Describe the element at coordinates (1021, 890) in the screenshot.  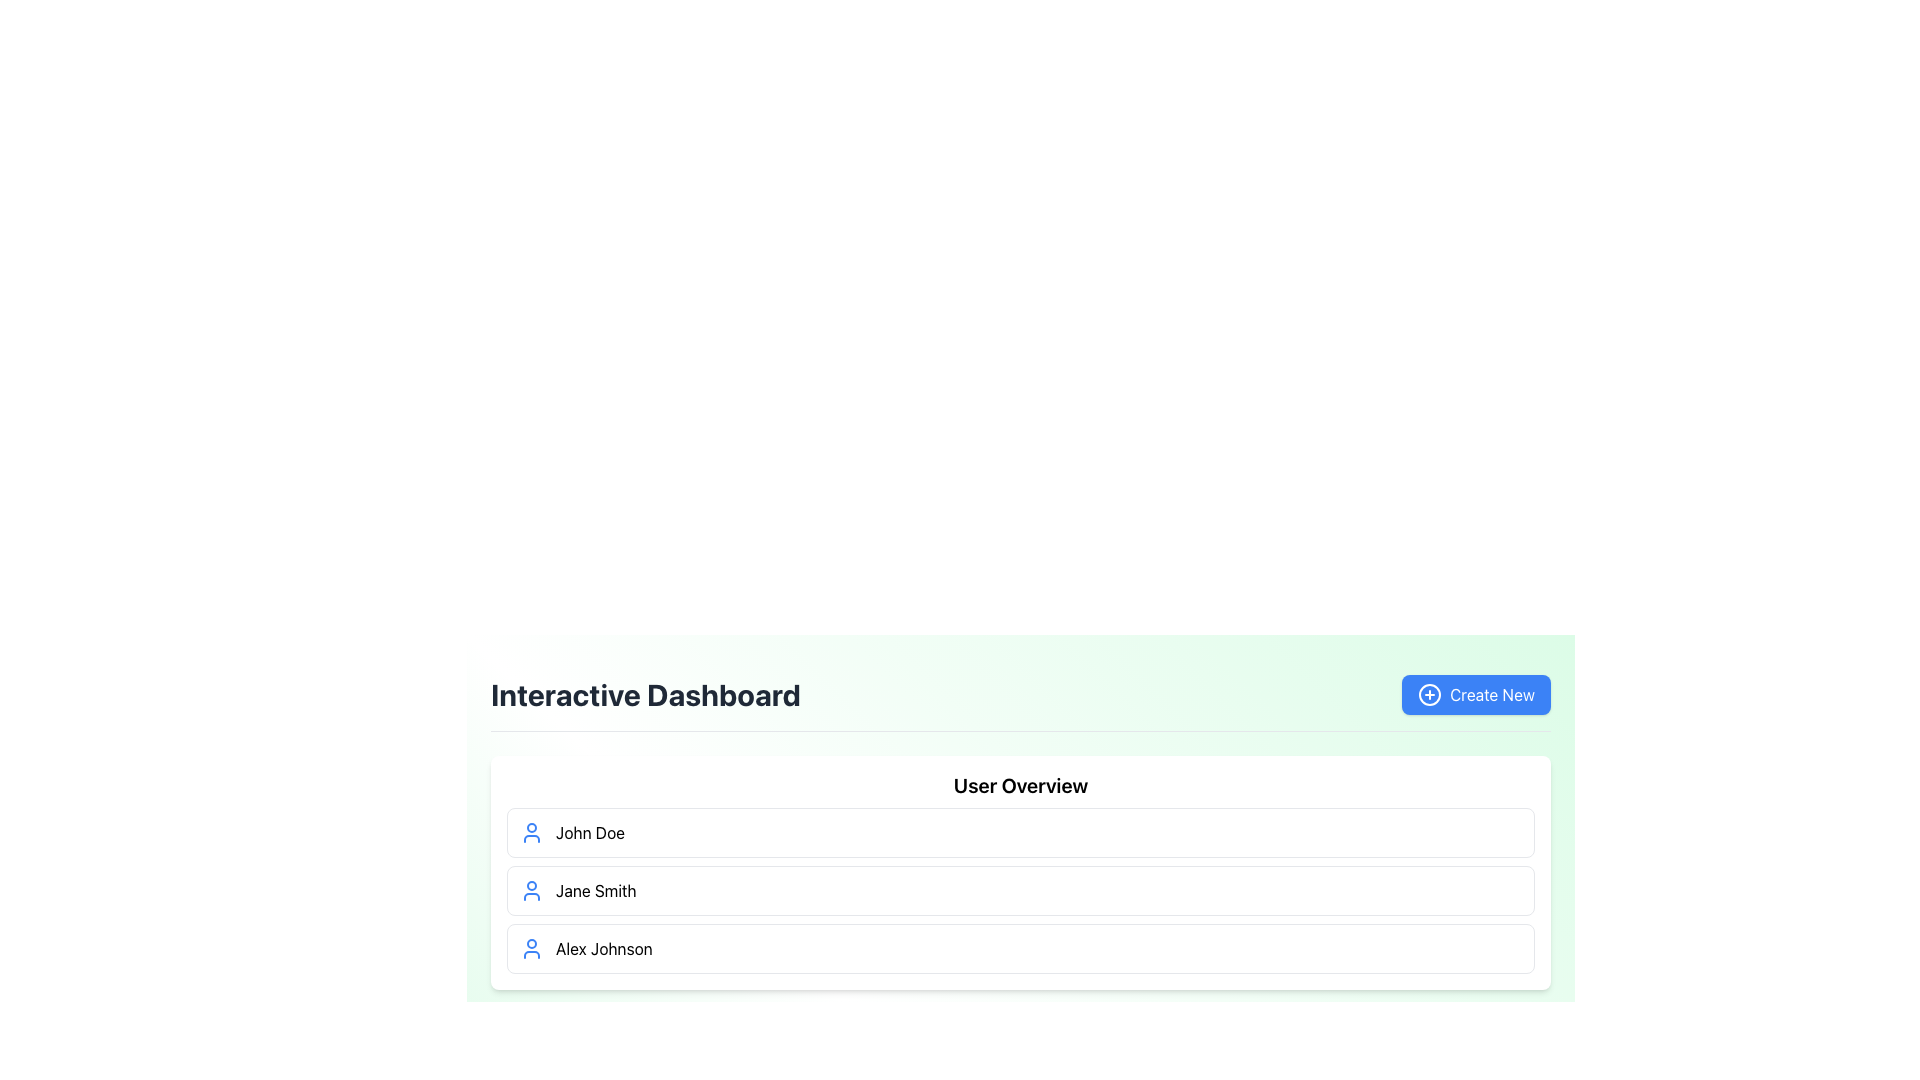
I see `user-specific information for the list item displaying 'Jane Smith', the second entry in the user list` at that location.